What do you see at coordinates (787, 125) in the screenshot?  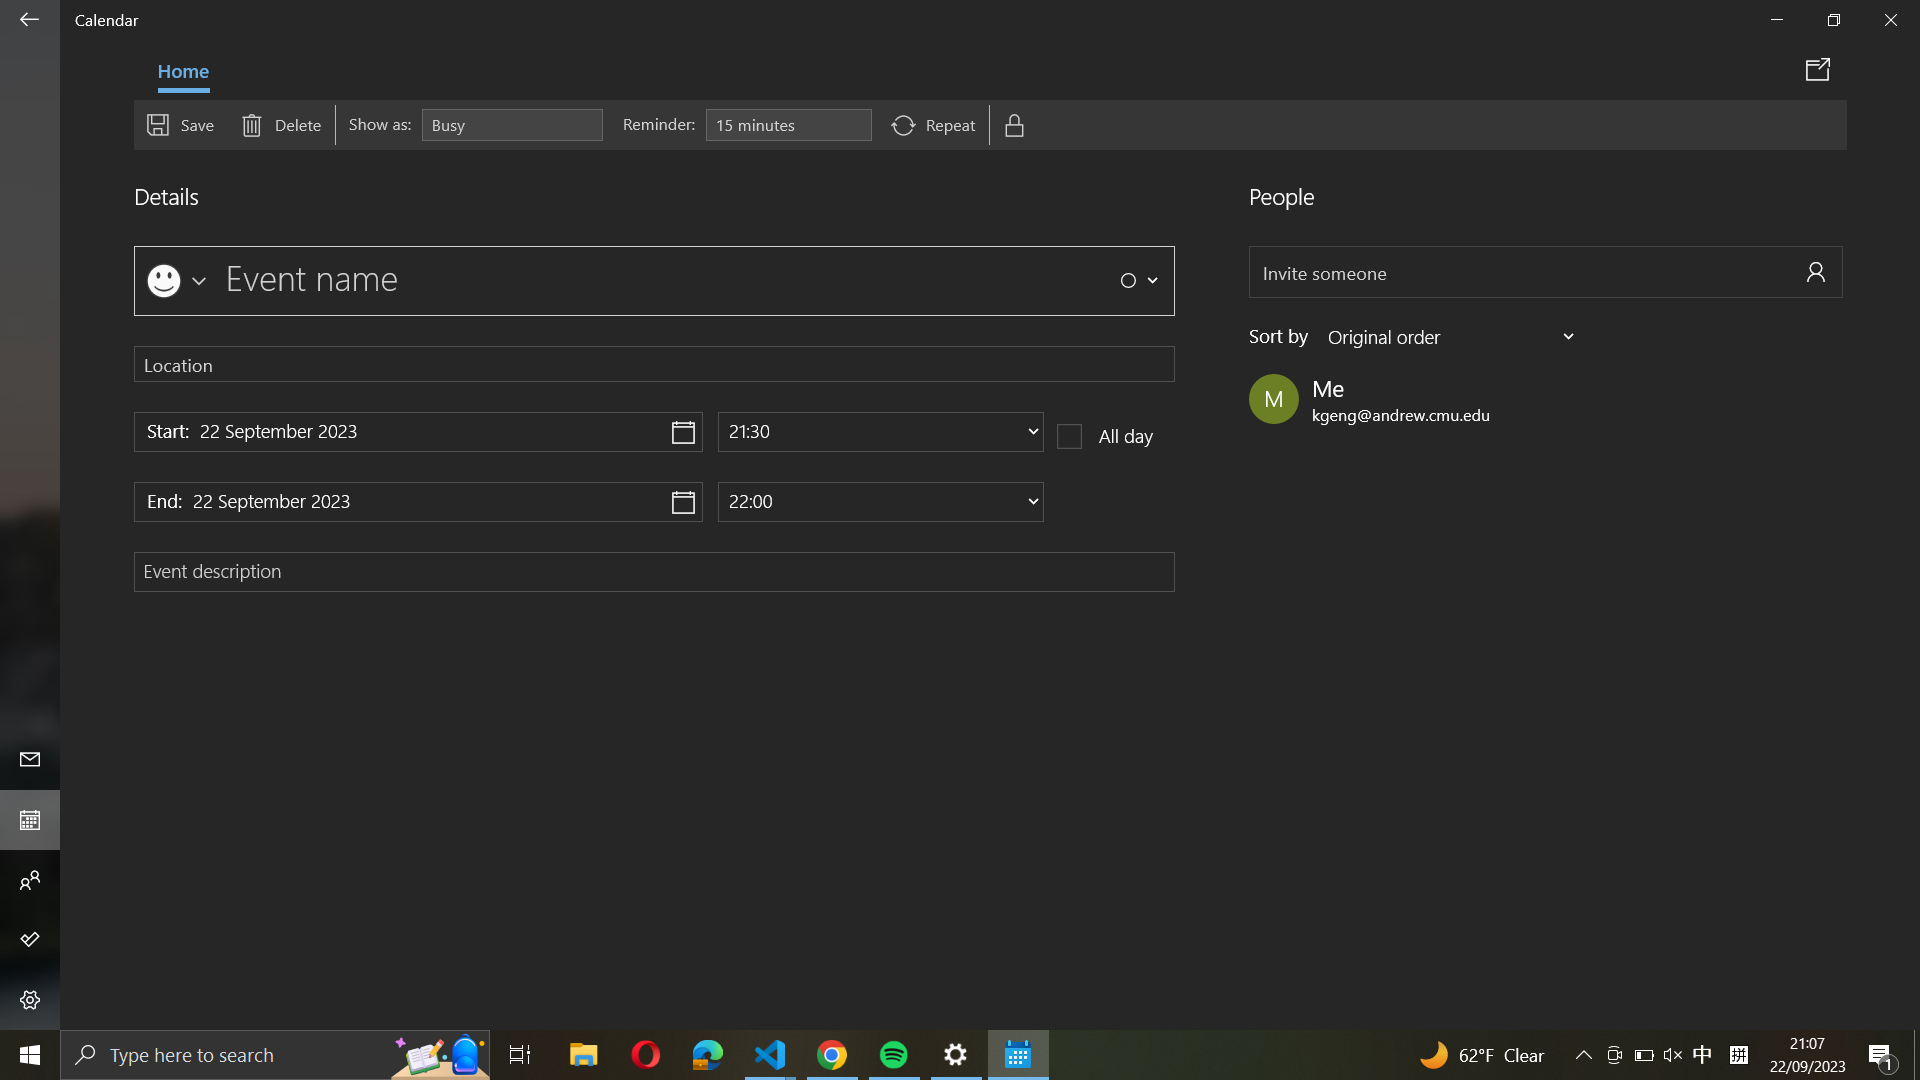 I see `Create an alert for the upcoming event` at bounding box center [787, 125].